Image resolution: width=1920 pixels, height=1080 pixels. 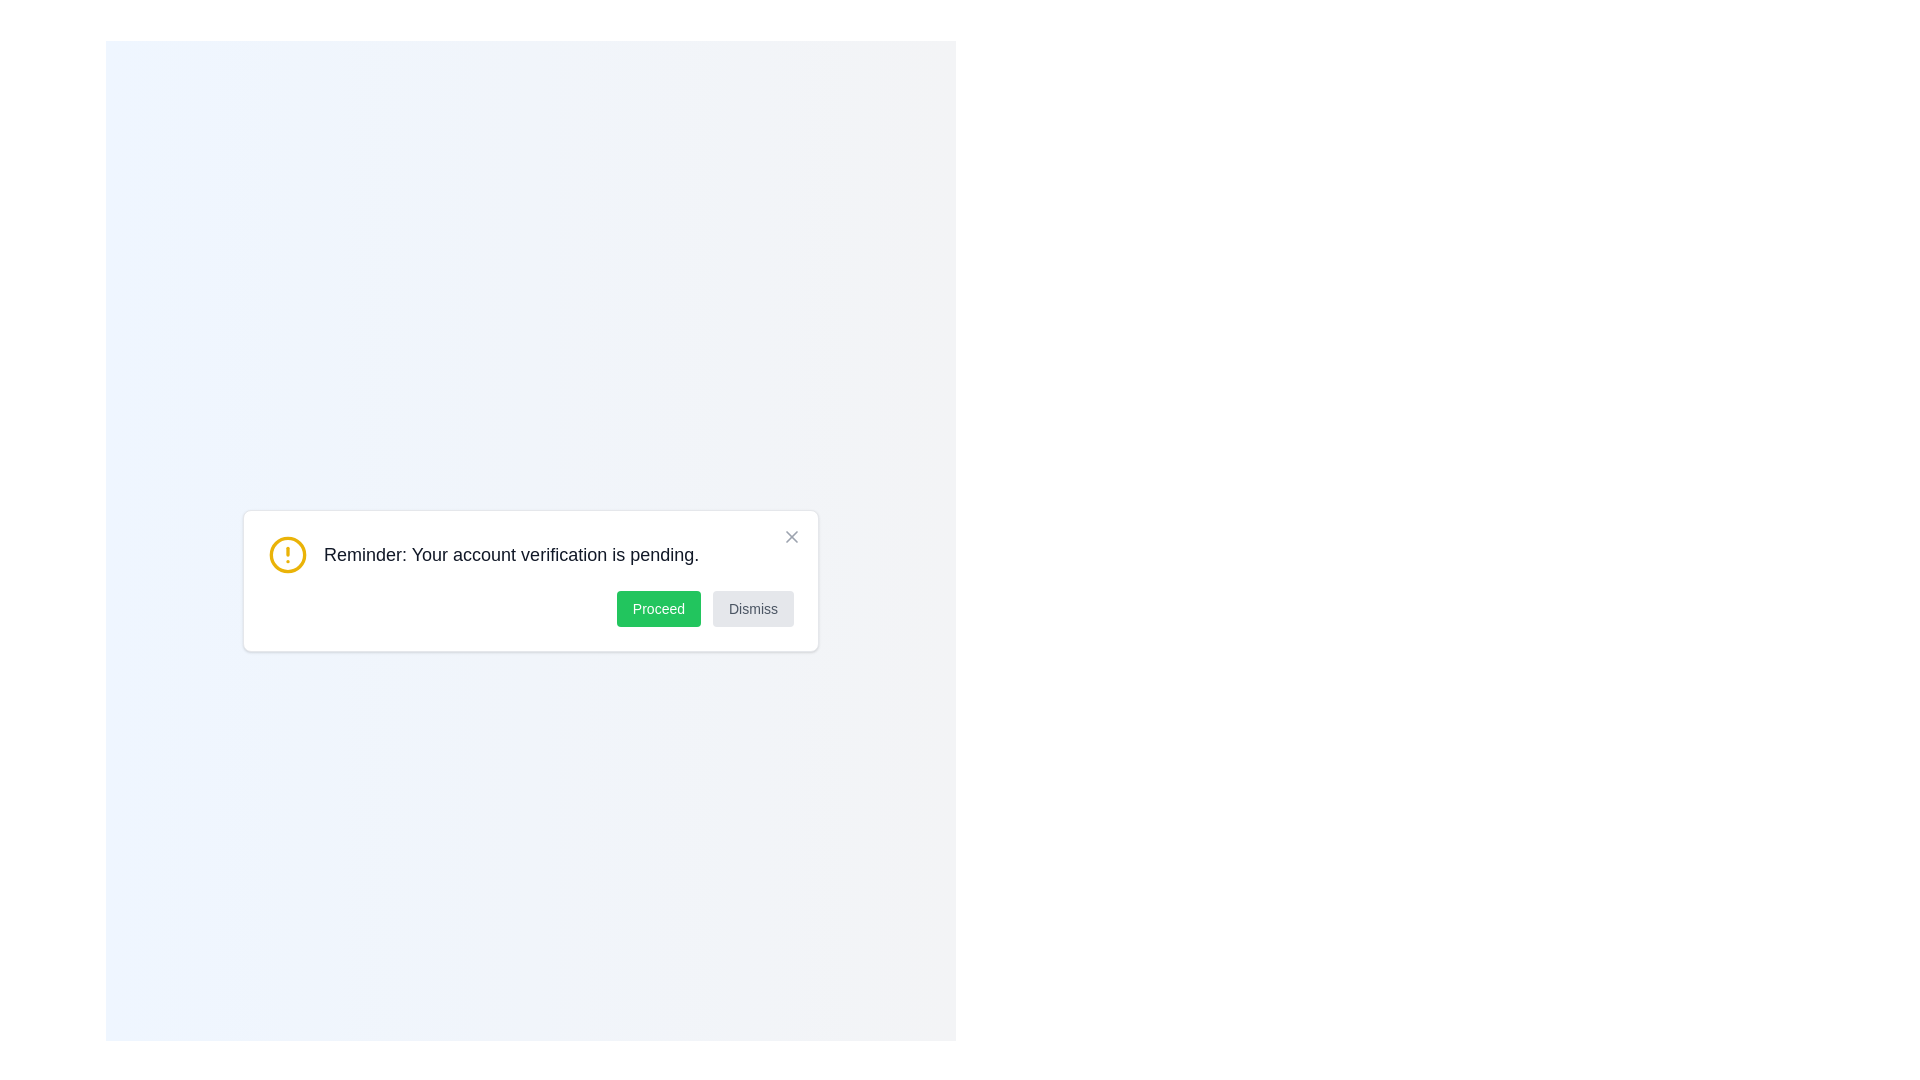 I want to click on the close button icon at the top-right corner of the notification box, so click(x=791, y=535).